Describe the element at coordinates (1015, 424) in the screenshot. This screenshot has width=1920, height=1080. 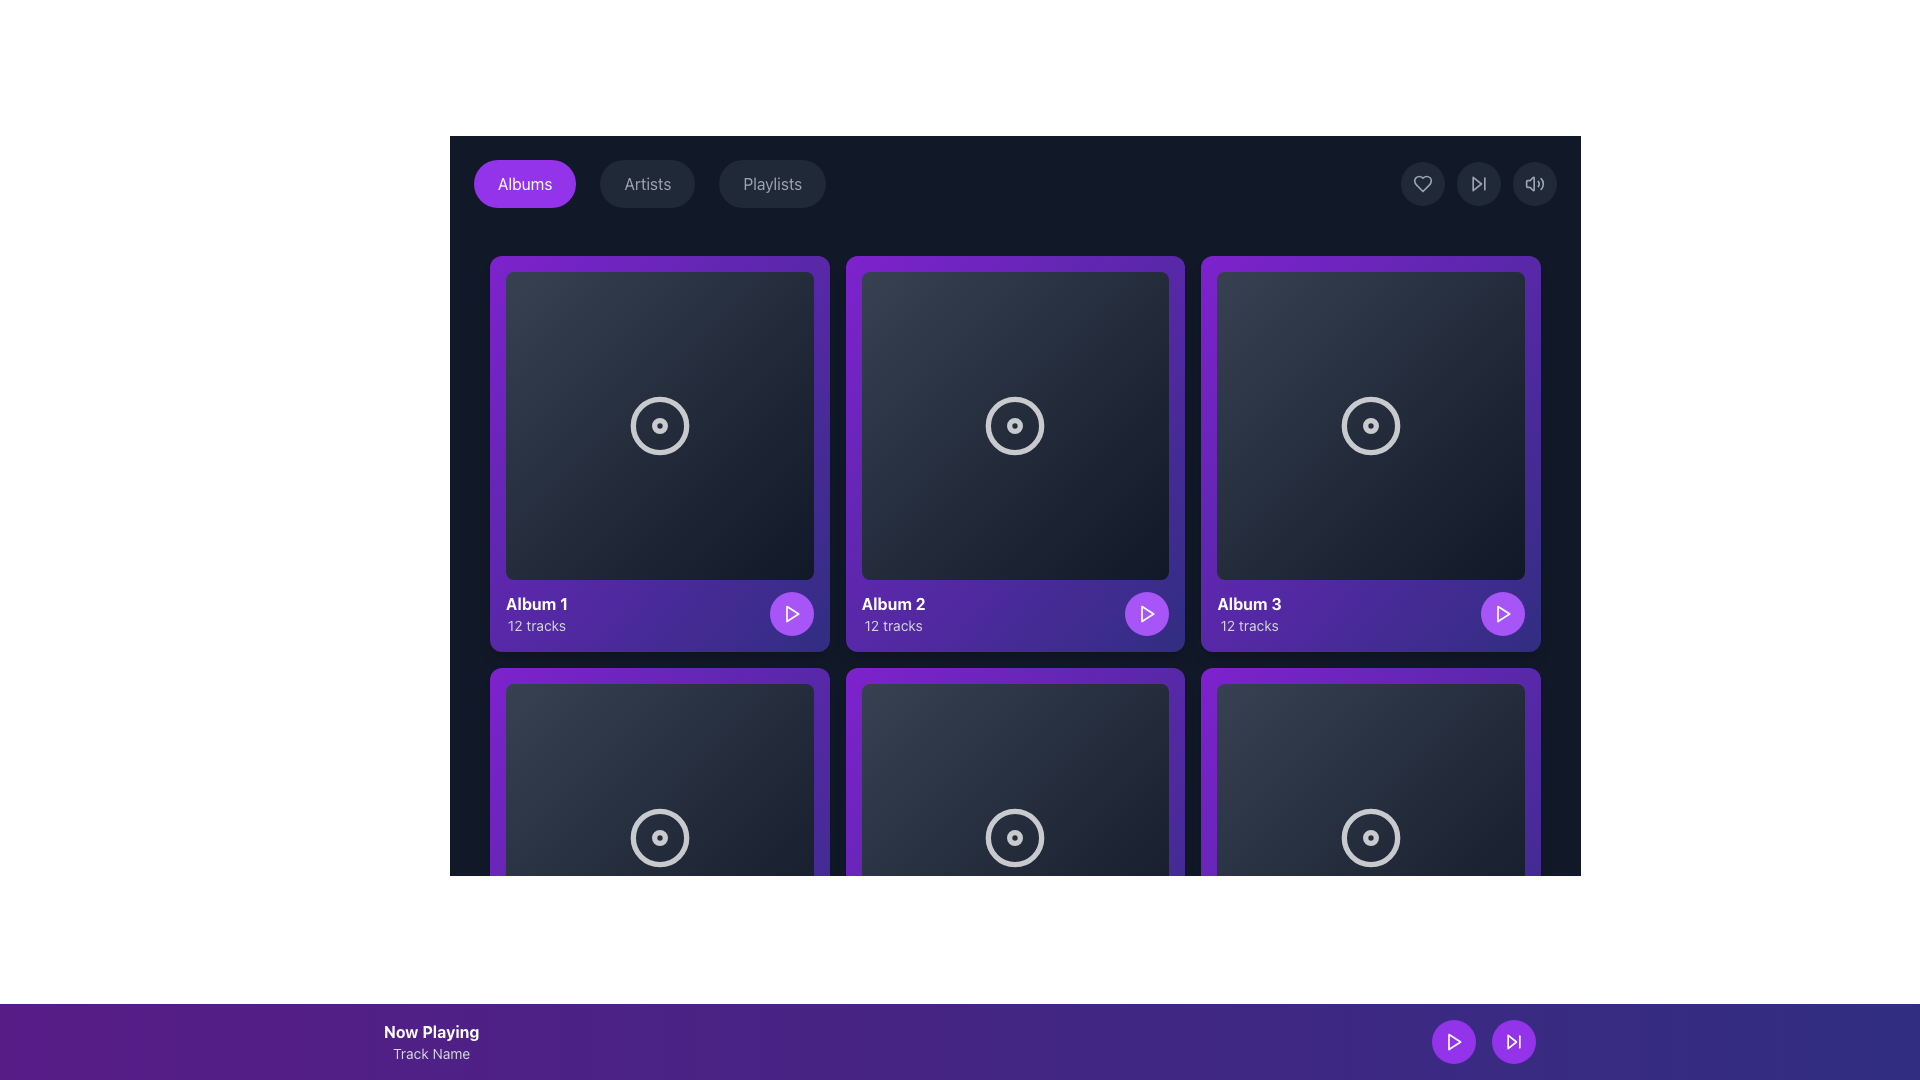
I see `the decorative thumbnail representing 'Album 2' in the grid layout, which is the second card in the first row` at that location.